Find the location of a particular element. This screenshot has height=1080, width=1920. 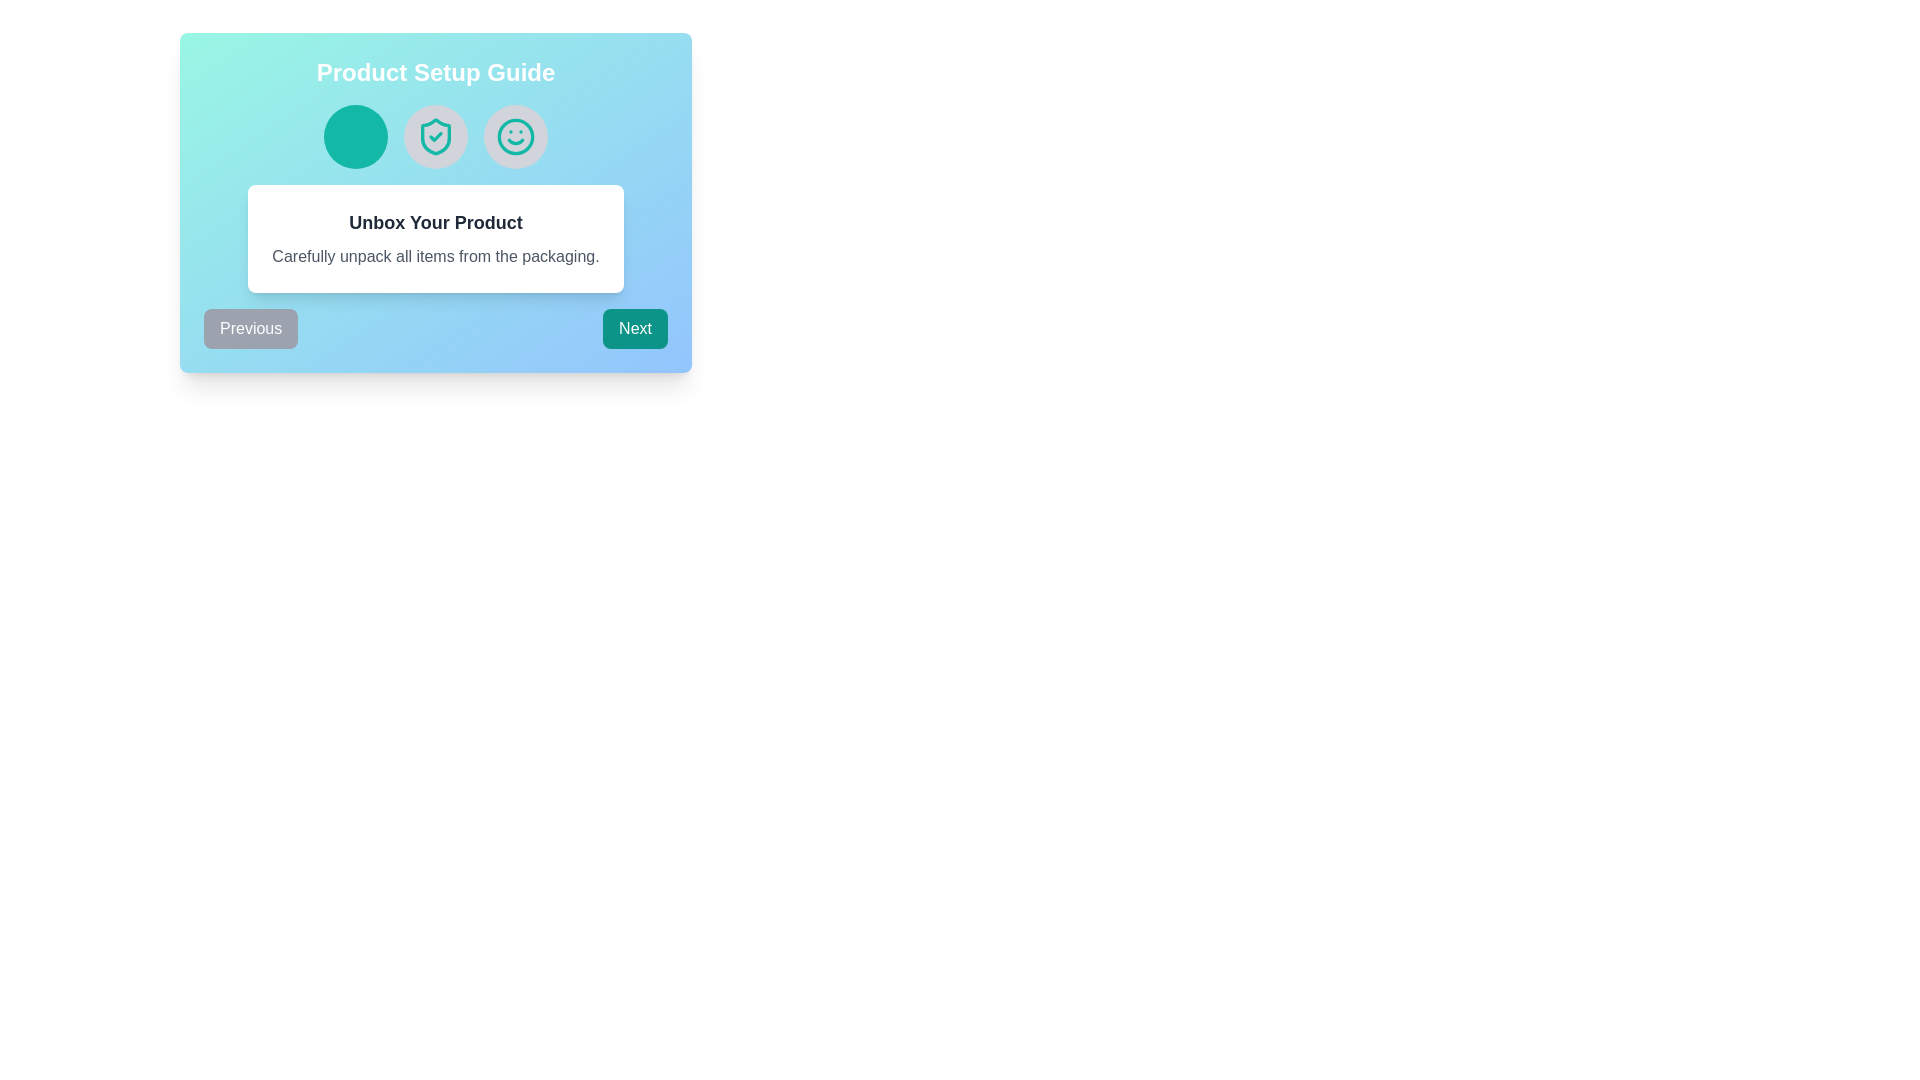

the second circular icon from the left in a group of three, which serves as a visual indicator of security or verification is located at coordinates (435, 136).